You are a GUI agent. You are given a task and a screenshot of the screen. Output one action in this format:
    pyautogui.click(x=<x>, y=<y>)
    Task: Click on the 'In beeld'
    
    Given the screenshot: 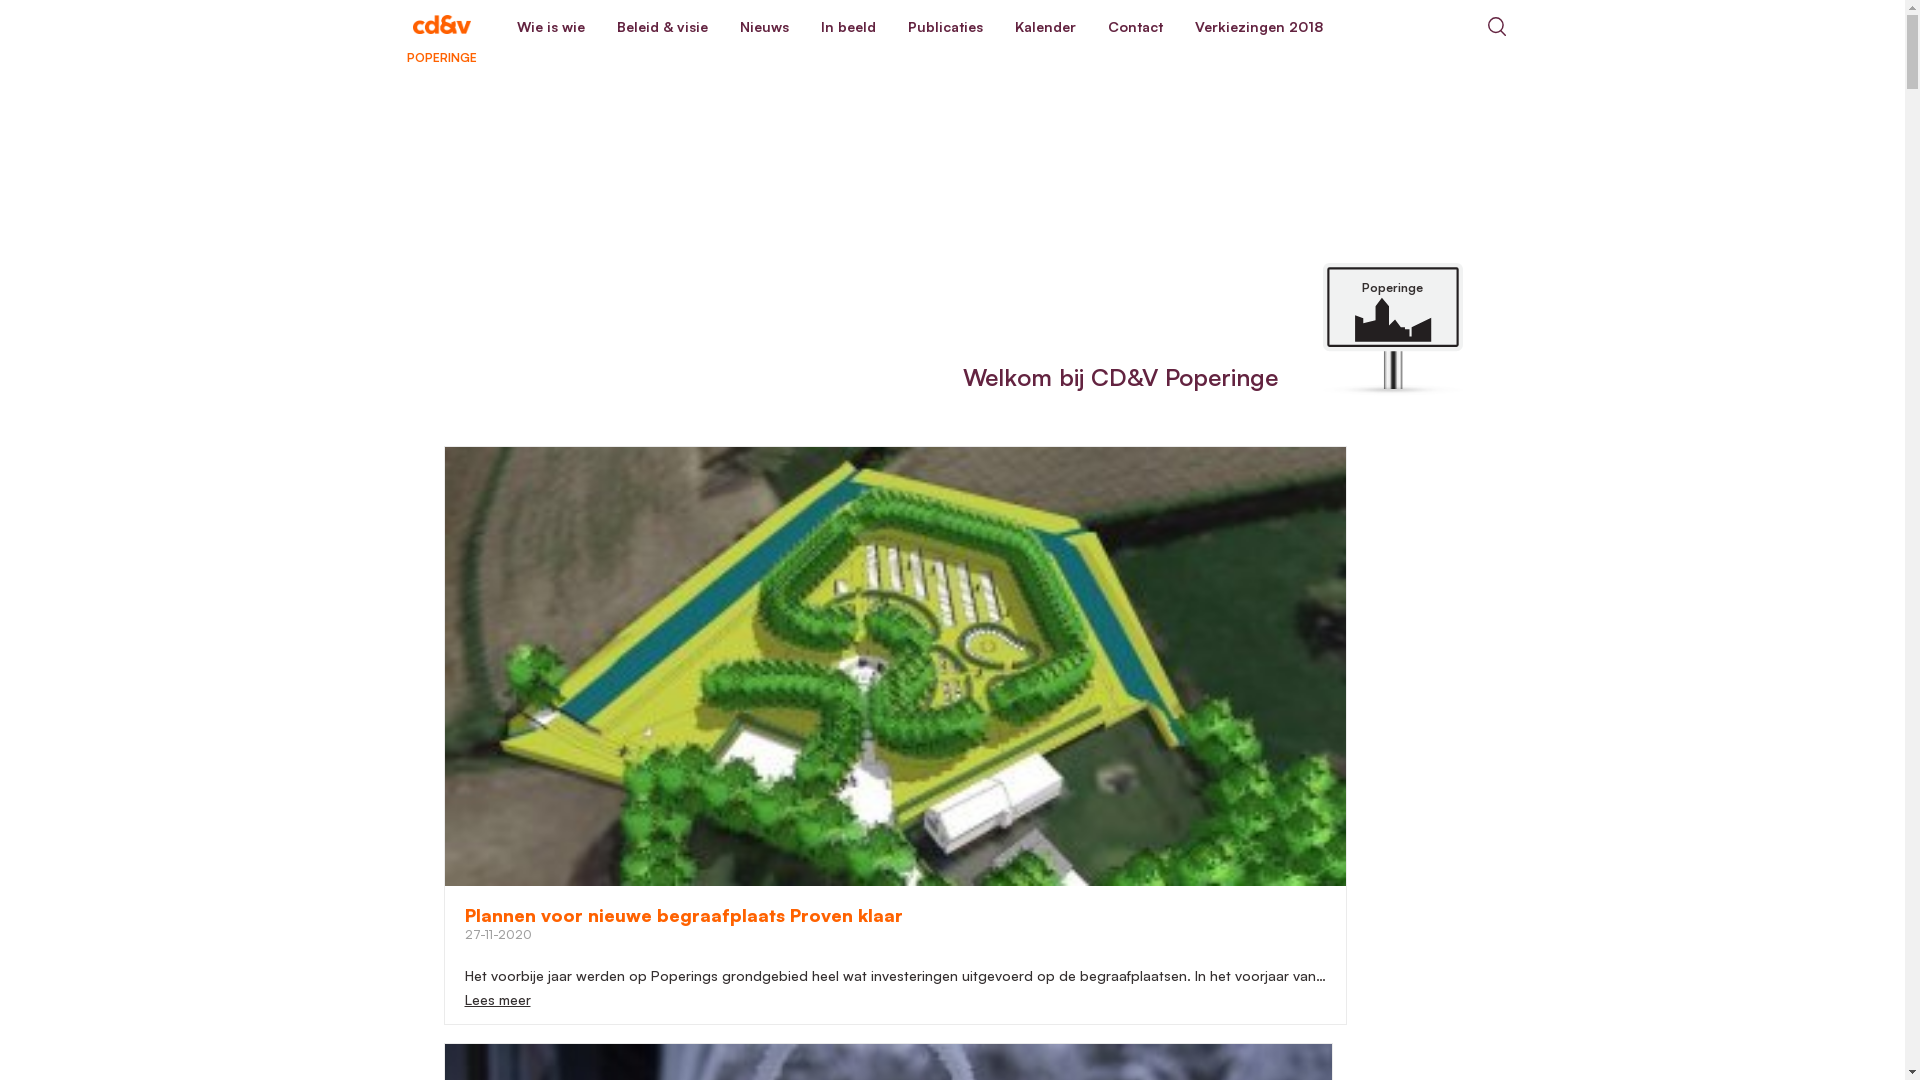 What is the action you would take?
    pyautogui.click(x=804, y=27)
    